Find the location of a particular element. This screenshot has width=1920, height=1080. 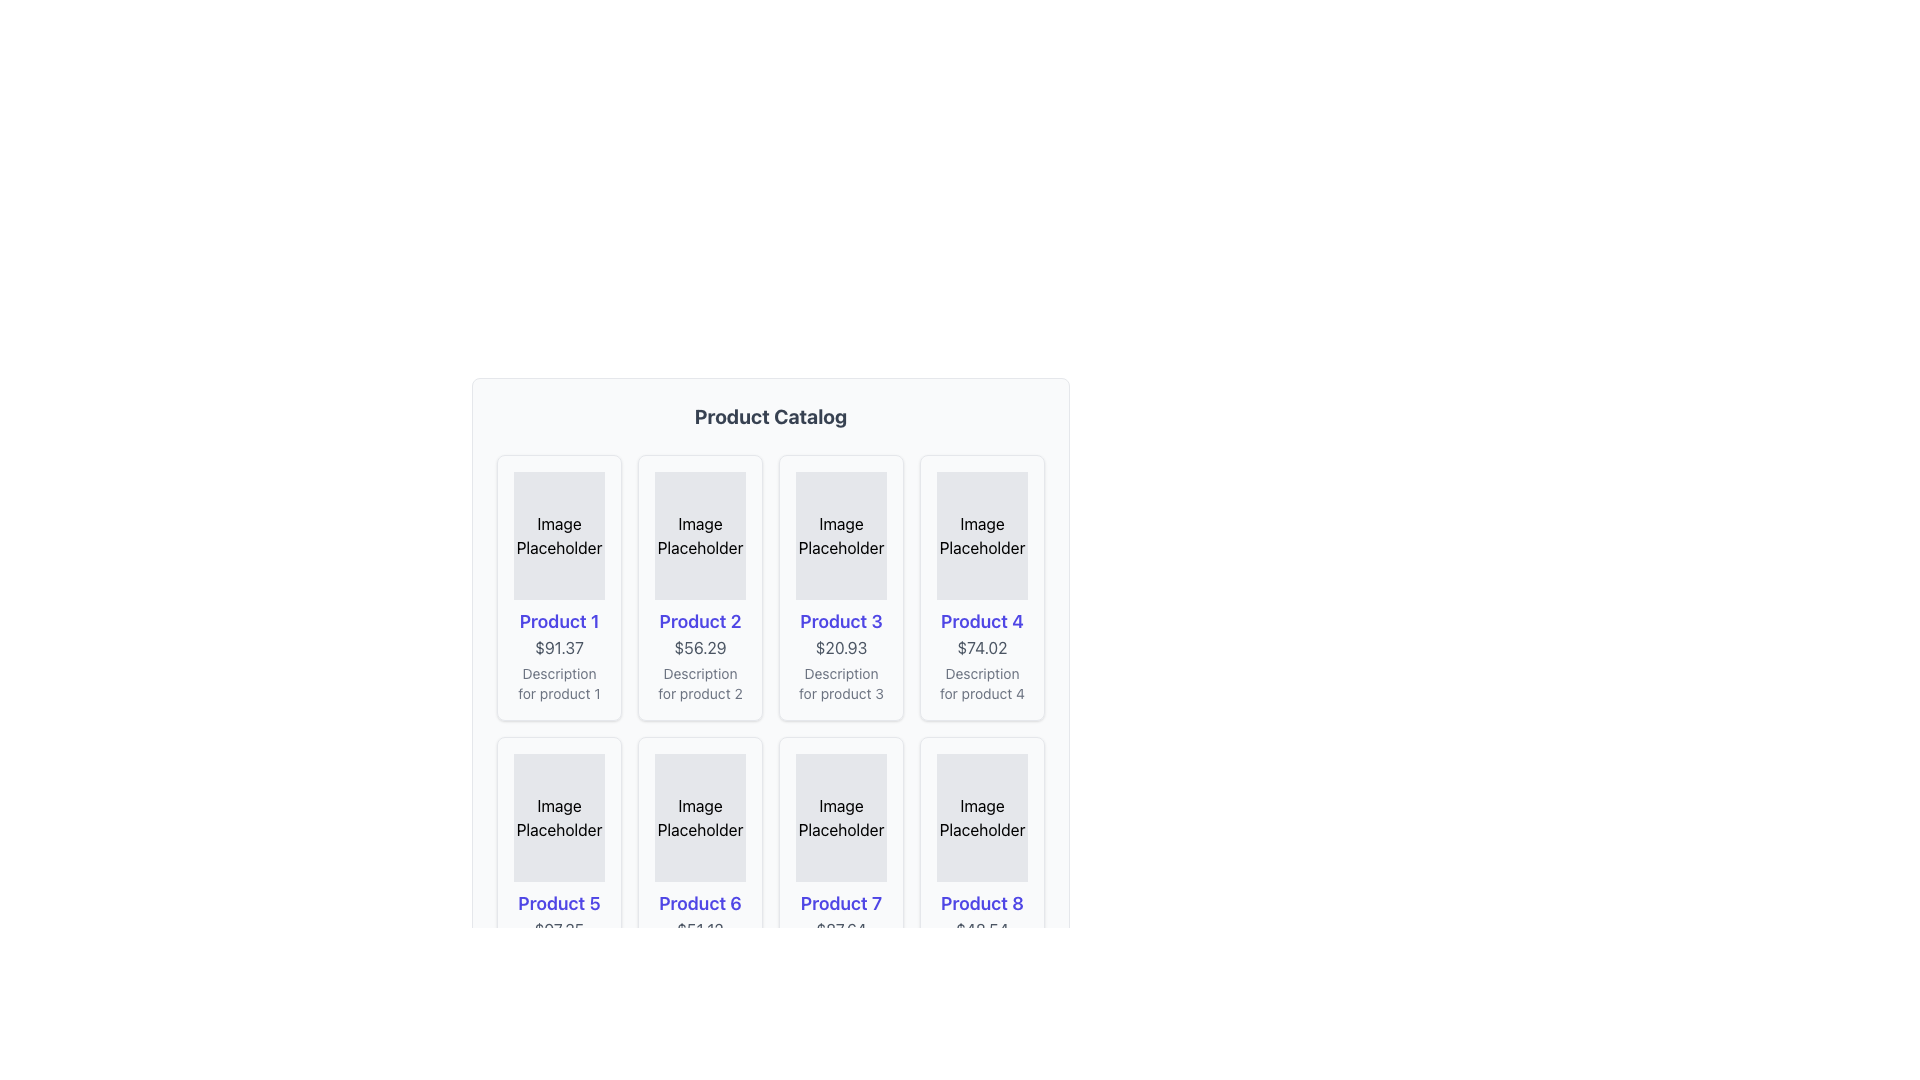

the image placeholder for 'Product 1' located at the top of the product card, directly above the title and details is located at coordinates (559, 535).